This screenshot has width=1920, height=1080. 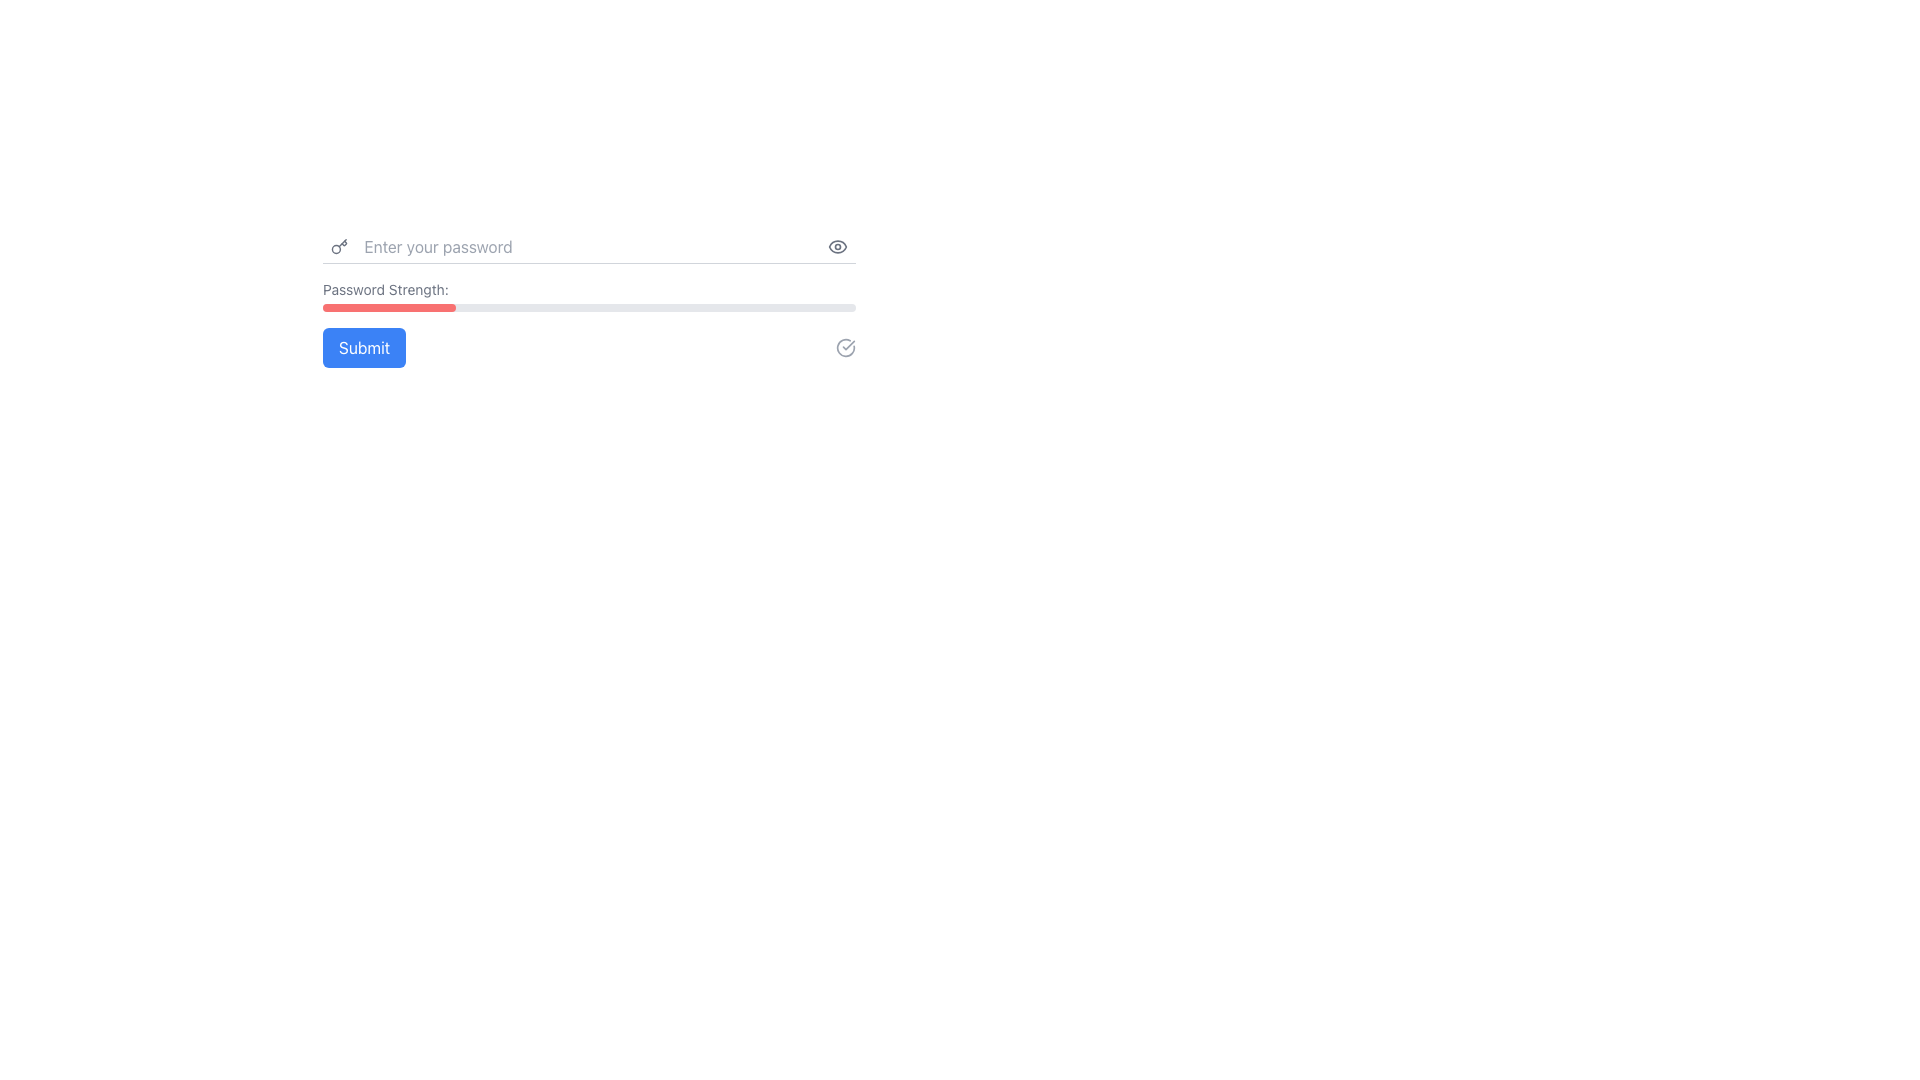 What do you see at coordinates (838, 245) in the screenshot?
I see `the interactive eye icon for toggling password visibility` at bounding box center [838, 245].